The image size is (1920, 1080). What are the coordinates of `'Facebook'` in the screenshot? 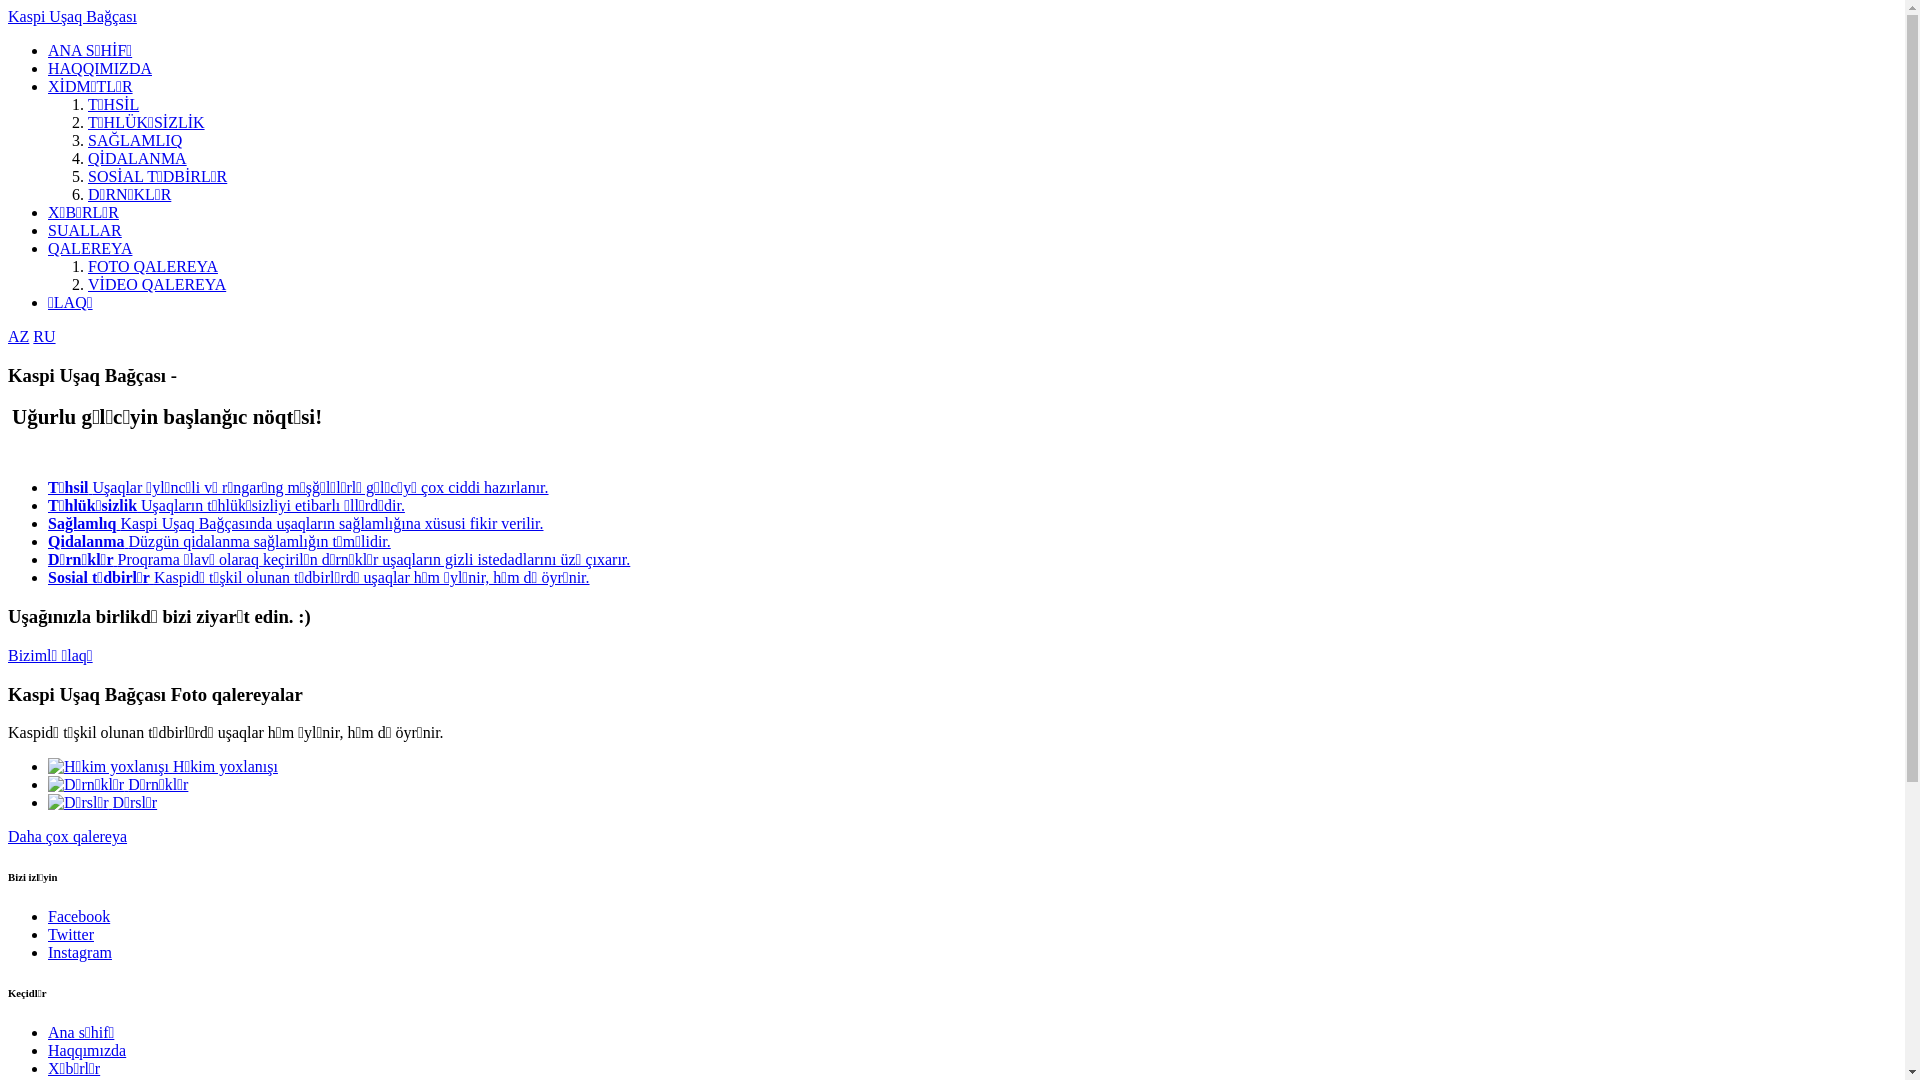 It's located at (78, 916).